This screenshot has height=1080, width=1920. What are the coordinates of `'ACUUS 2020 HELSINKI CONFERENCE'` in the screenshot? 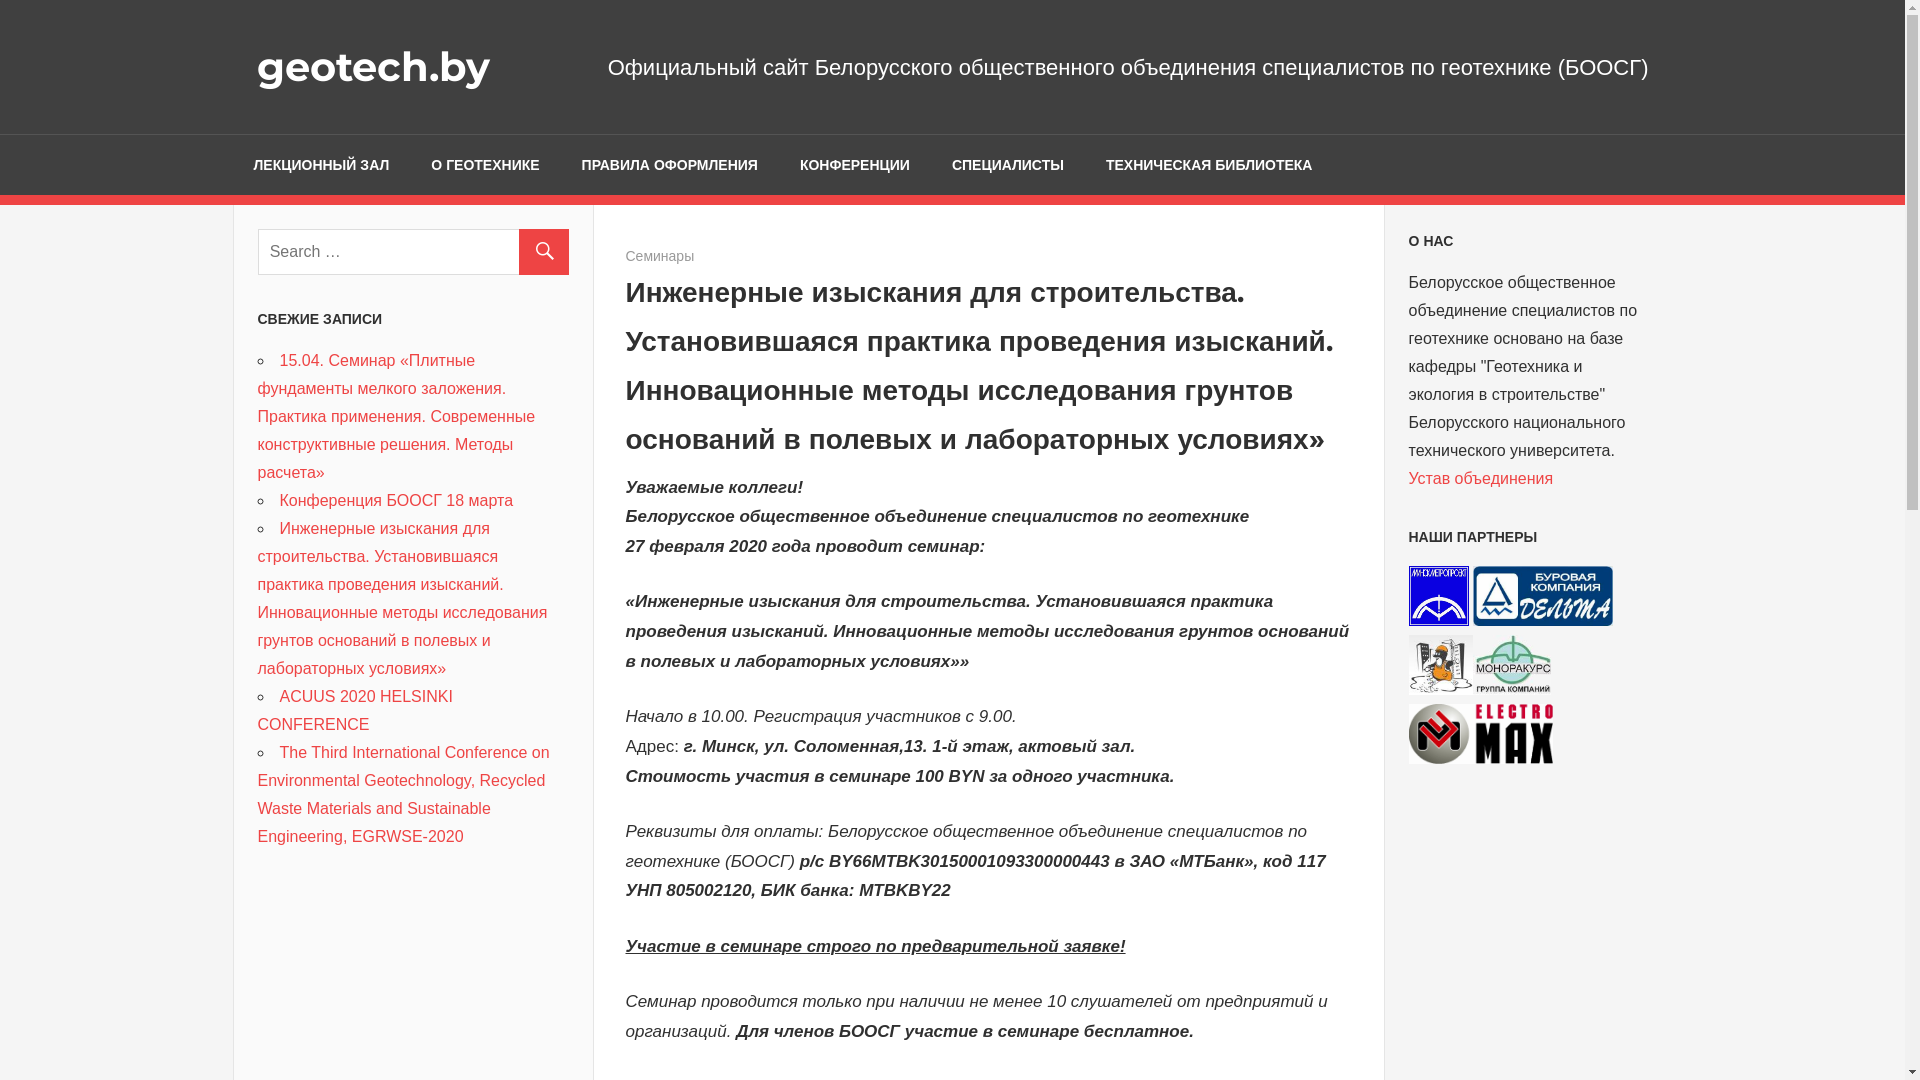 It's located at (355, 709).